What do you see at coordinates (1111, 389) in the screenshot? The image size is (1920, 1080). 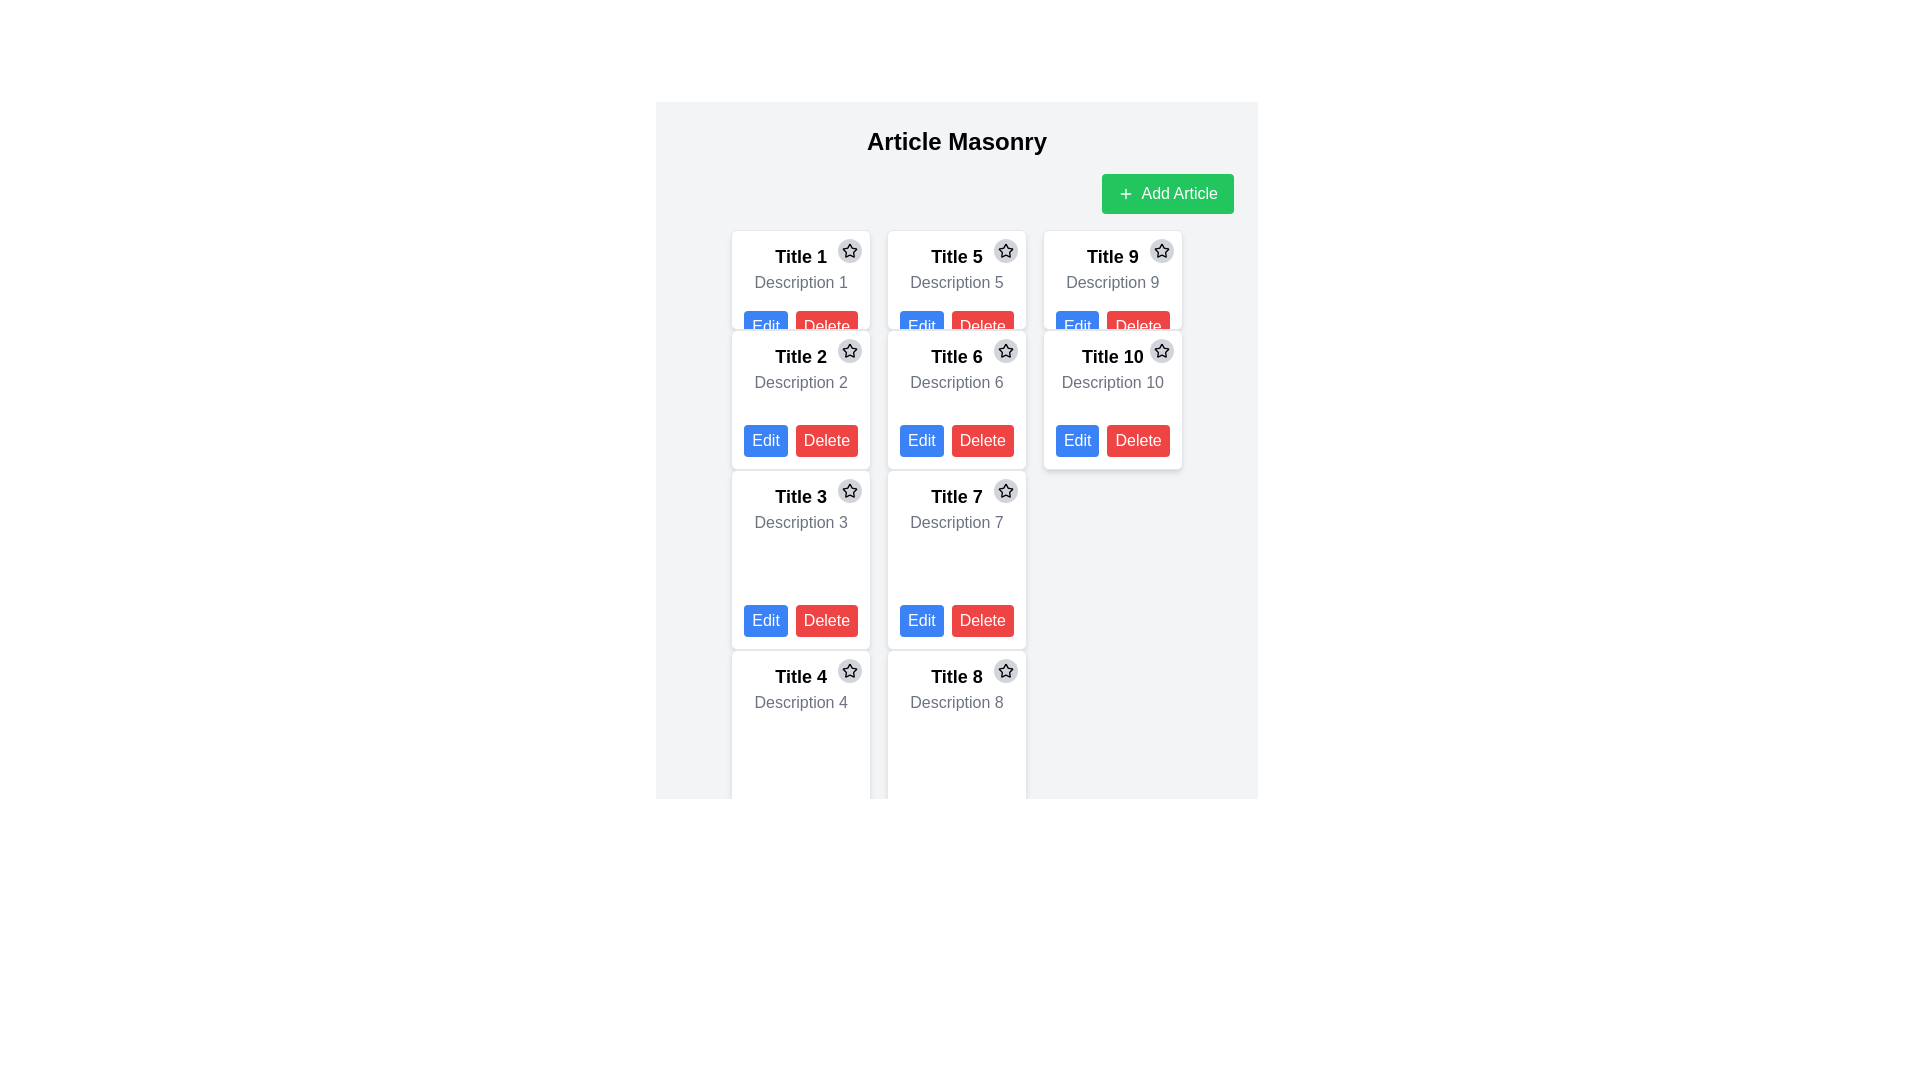 I see `the text label displaying 'Description 10', which is centrally placed below the header 'Title 10' in the tenth card of the grid layout titled 'Article Masonry'` at bounding box center [1111, 389].